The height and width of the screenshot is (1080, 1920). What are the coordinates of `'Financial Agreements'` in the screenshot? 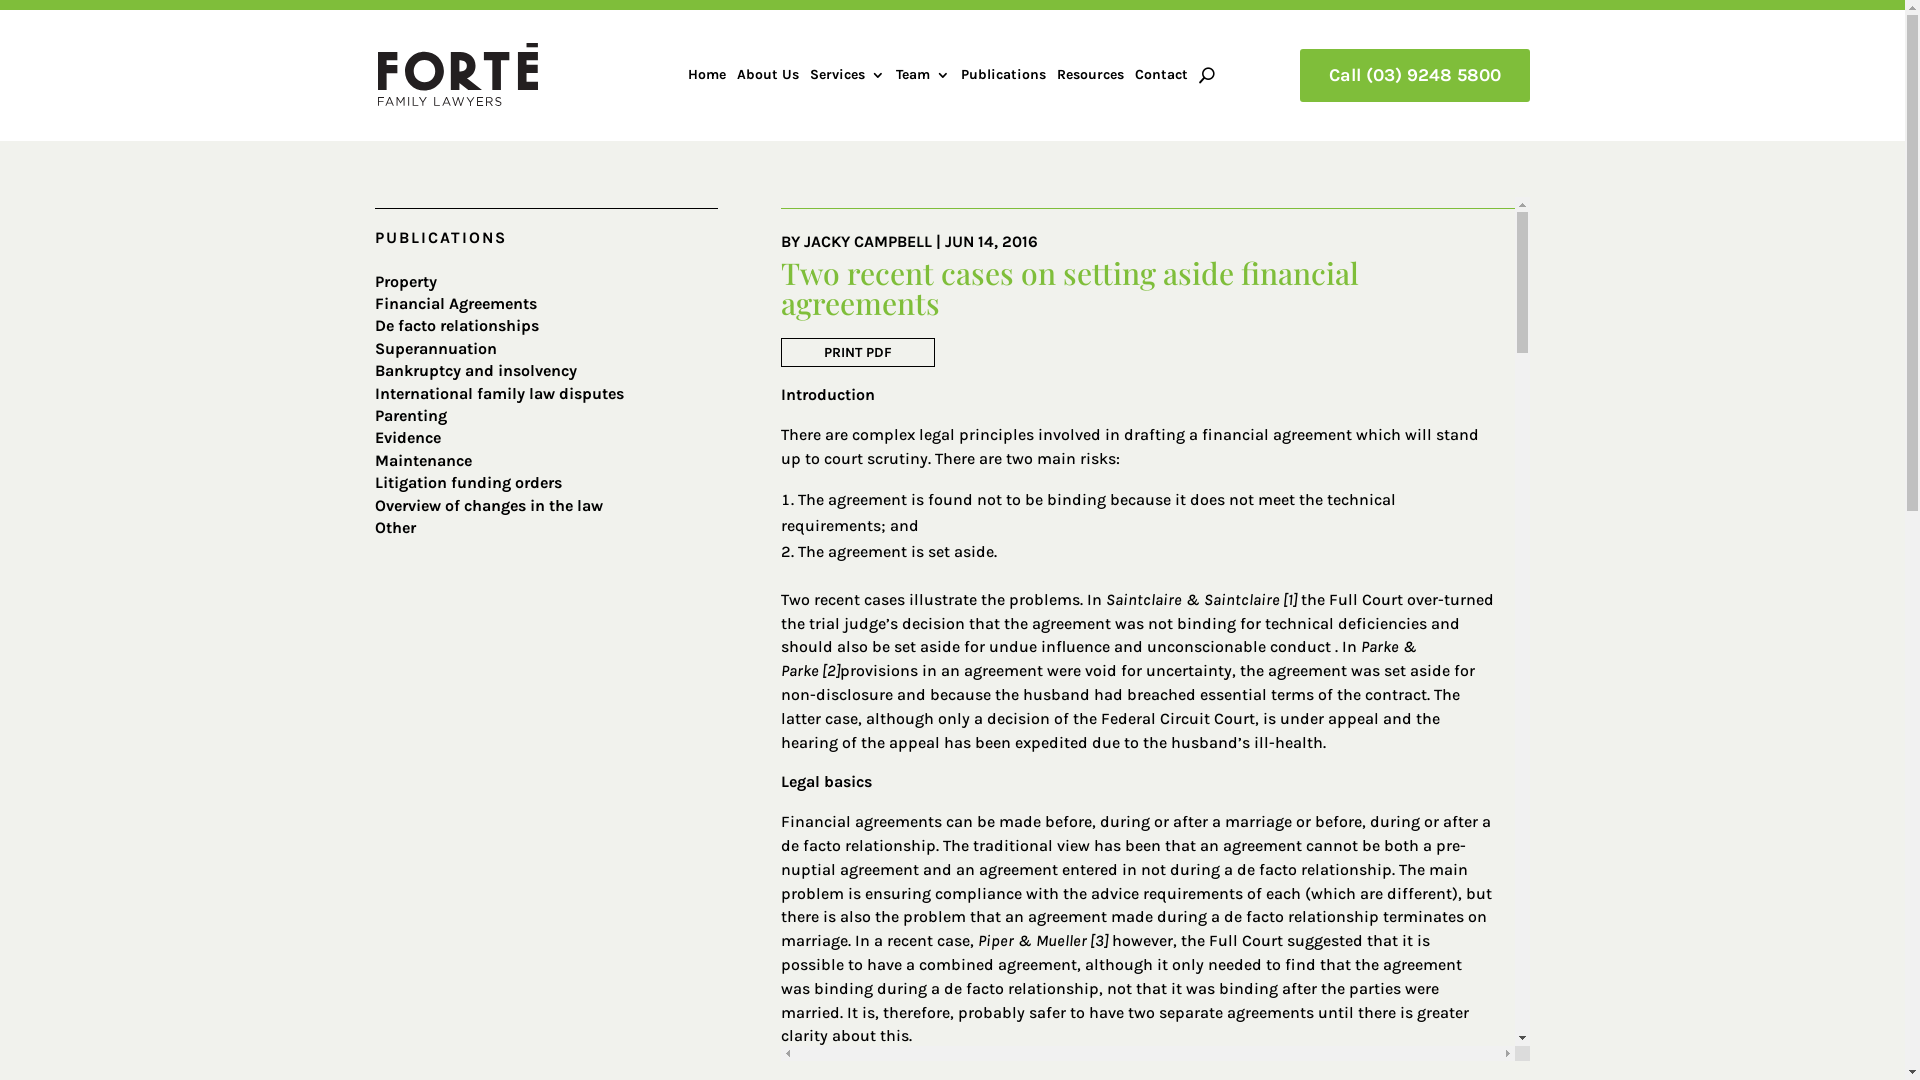 It's located at (455, 303).